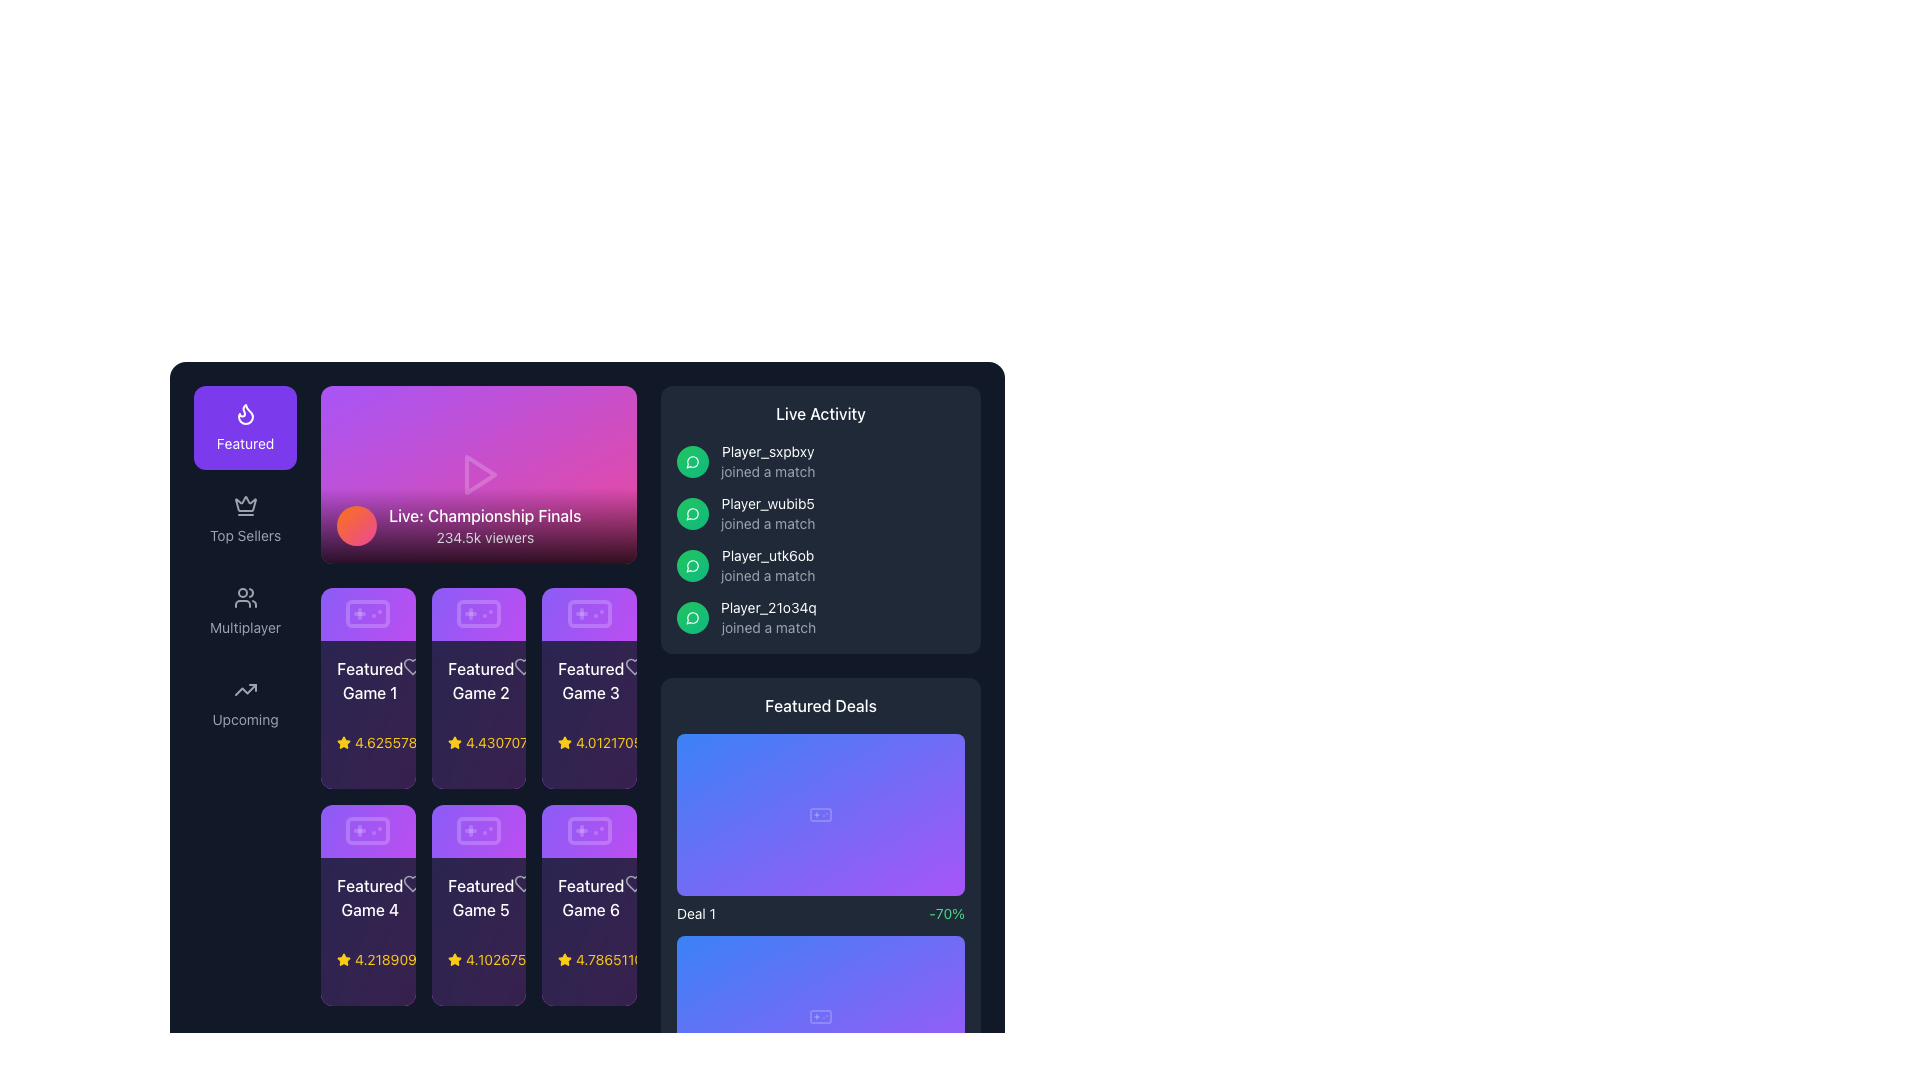  Describe the element at coordinates (344, 742) in the screenshot. I see `the star icon that indicates the rating of the associated game, located next to the rating value below the 'Featured Game 5' card in the second row and second column of the grid layout in the featured section` at that location.